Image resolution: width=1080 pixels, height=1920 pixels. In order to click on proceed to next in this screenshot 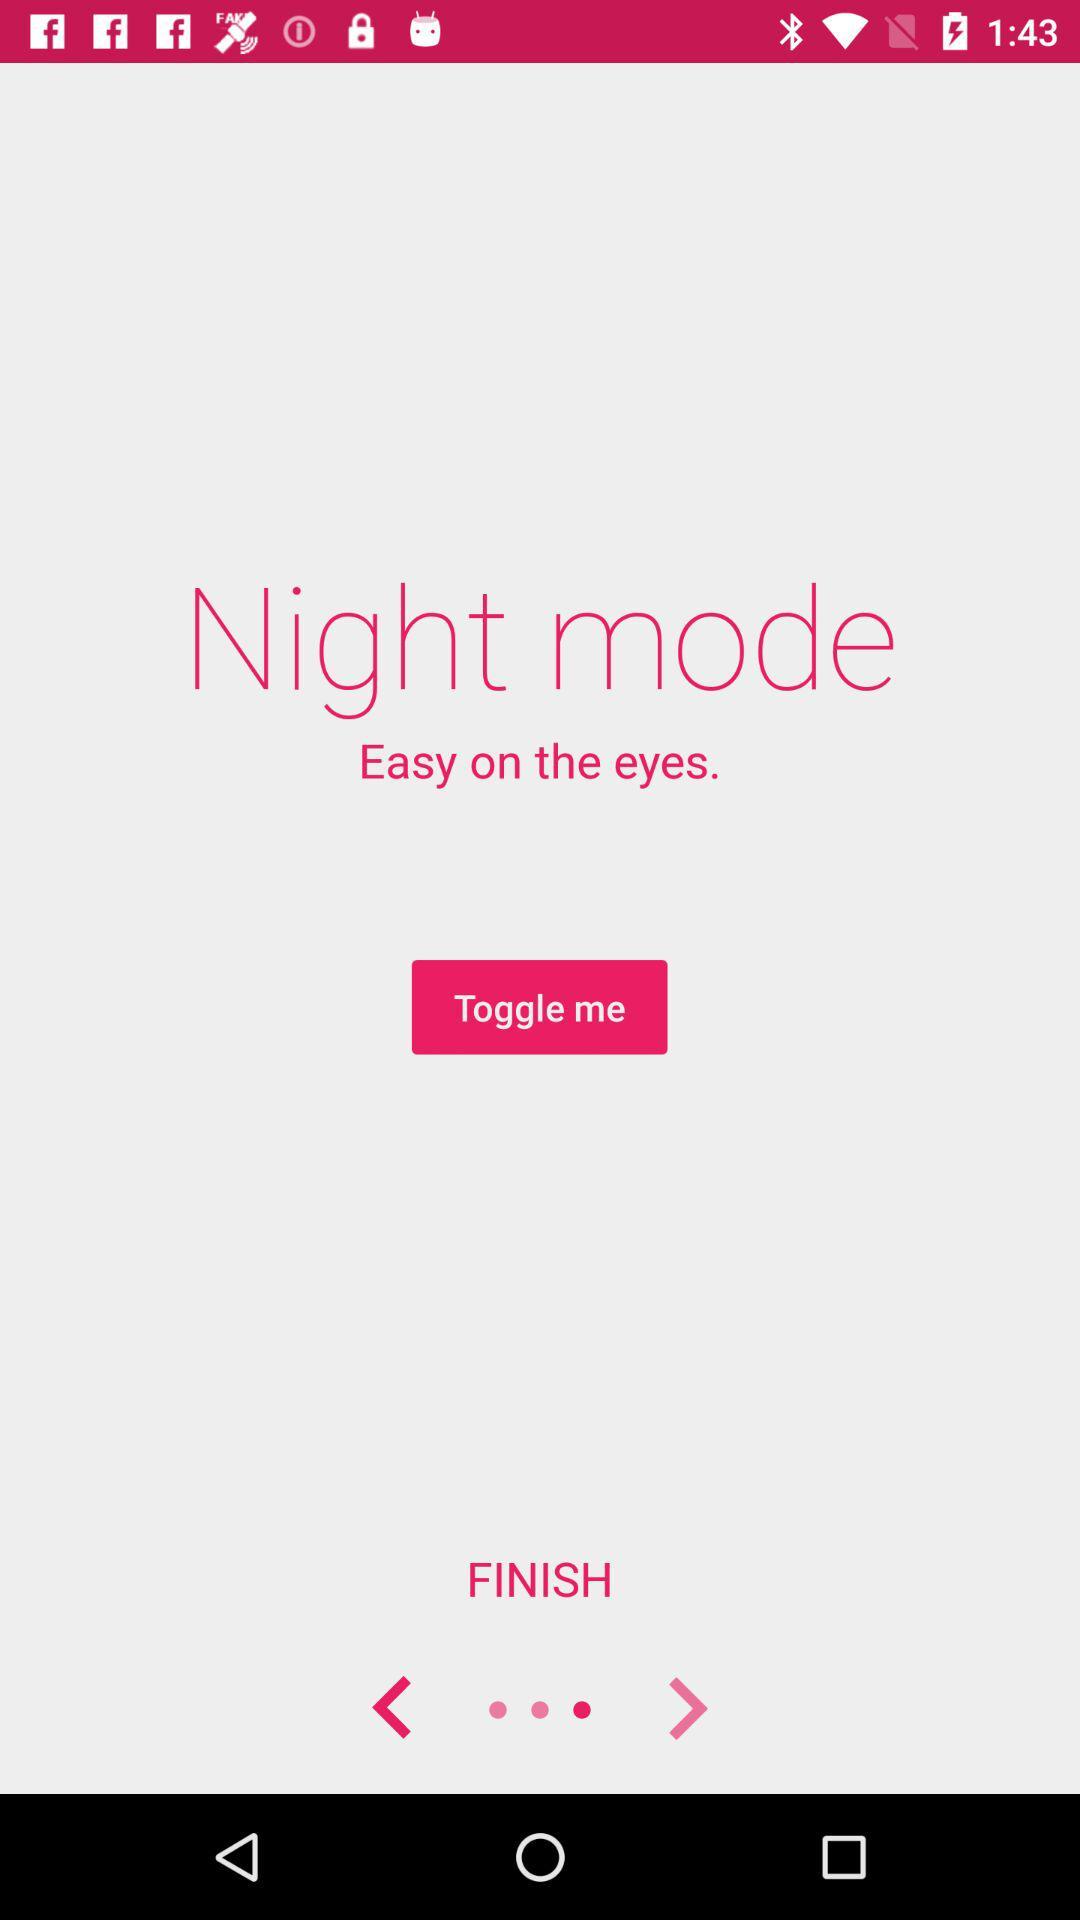, I will do `click(685, 1708)`.